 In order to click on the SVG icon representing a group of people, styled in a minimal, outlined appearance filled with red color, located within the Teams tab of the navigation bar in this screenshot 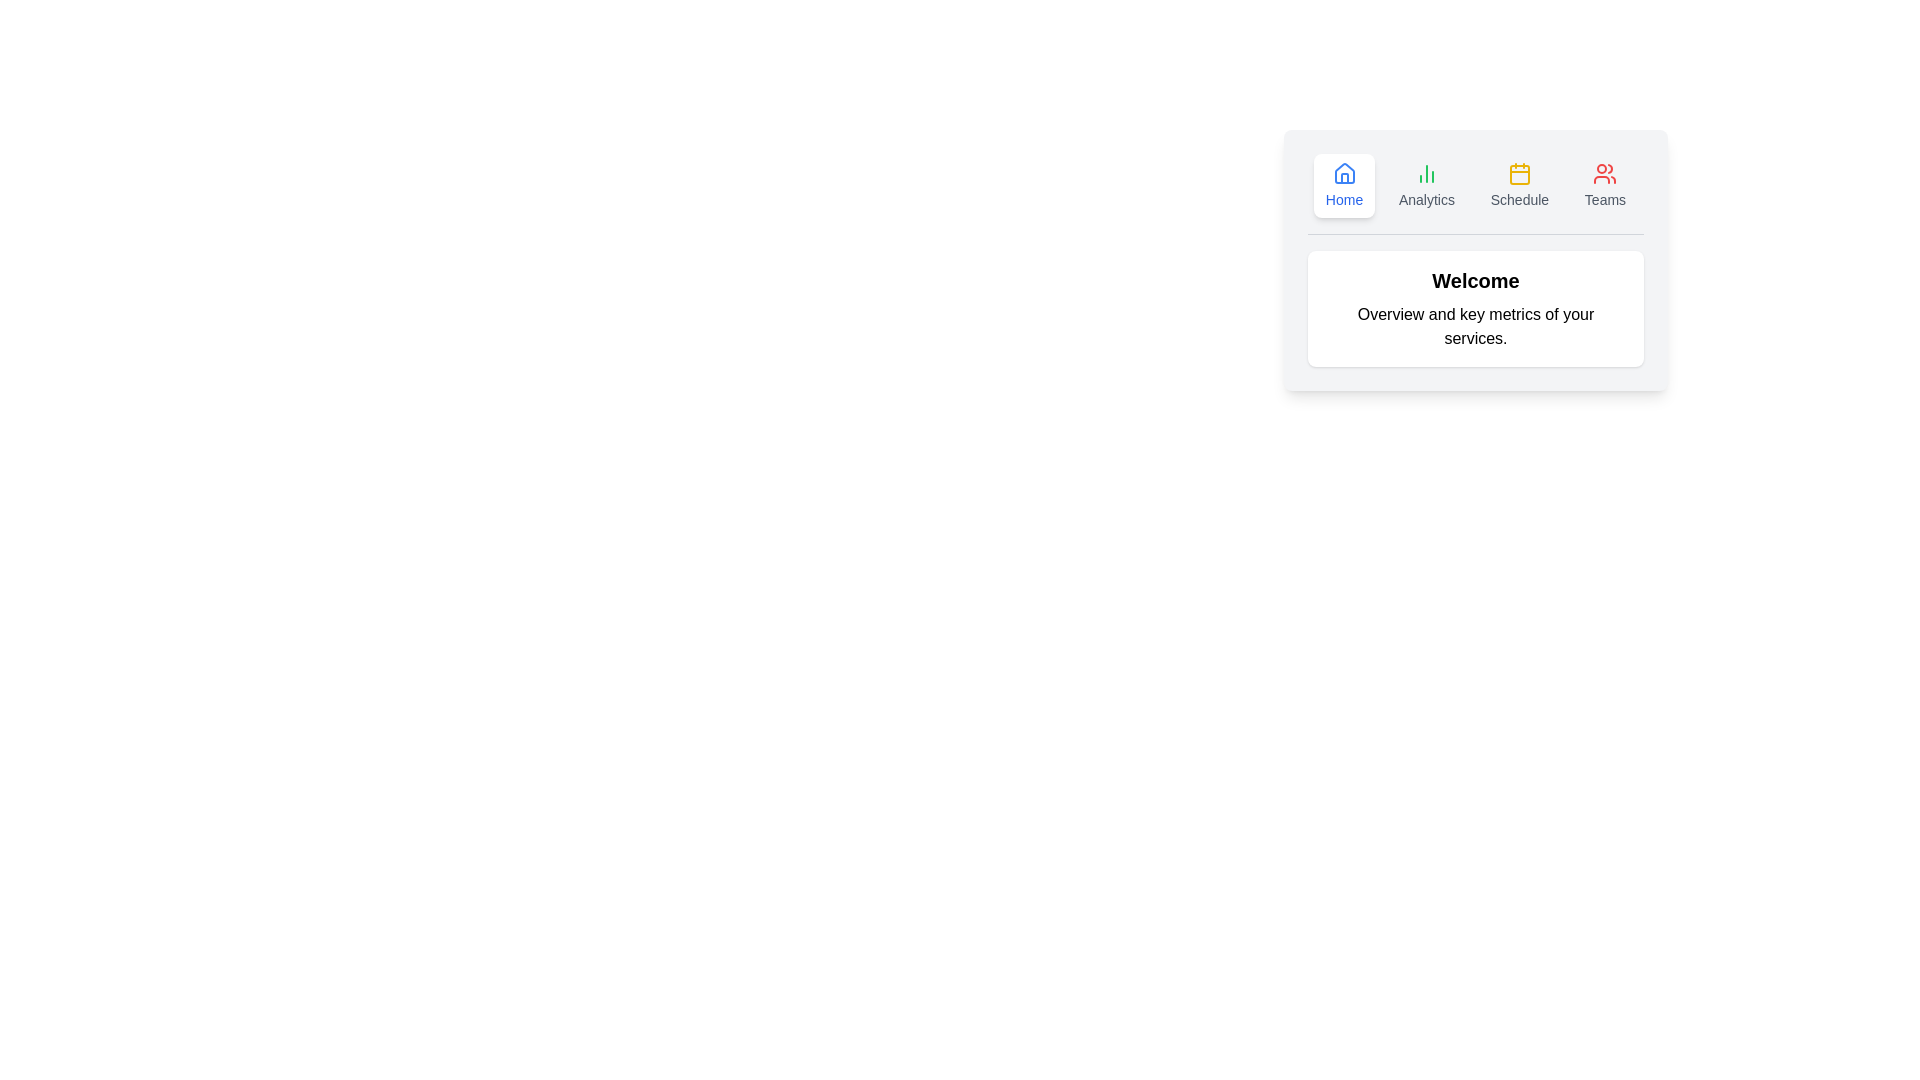, I will do `click(1605, 172)`.